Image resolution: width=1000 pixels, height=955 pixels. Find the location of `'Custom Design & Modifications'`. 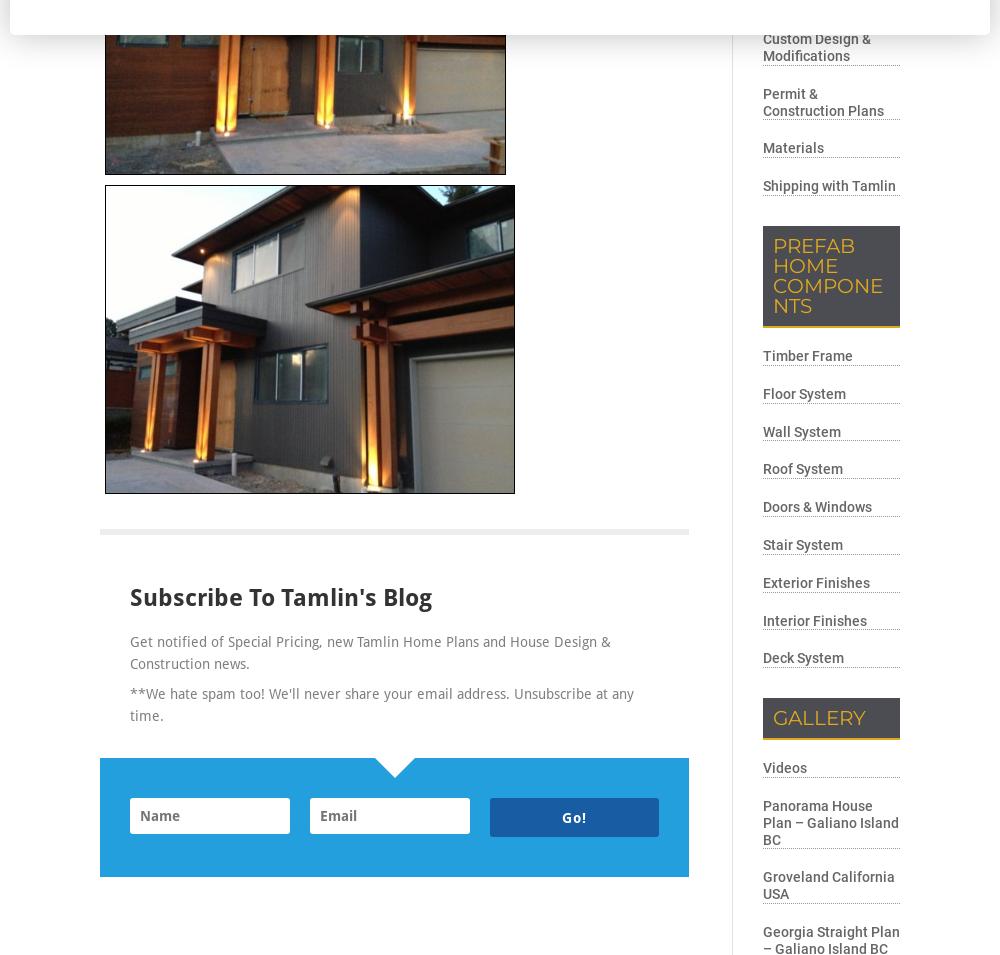

'Custom Design & Modifications' is located at coordinates (763, 45).